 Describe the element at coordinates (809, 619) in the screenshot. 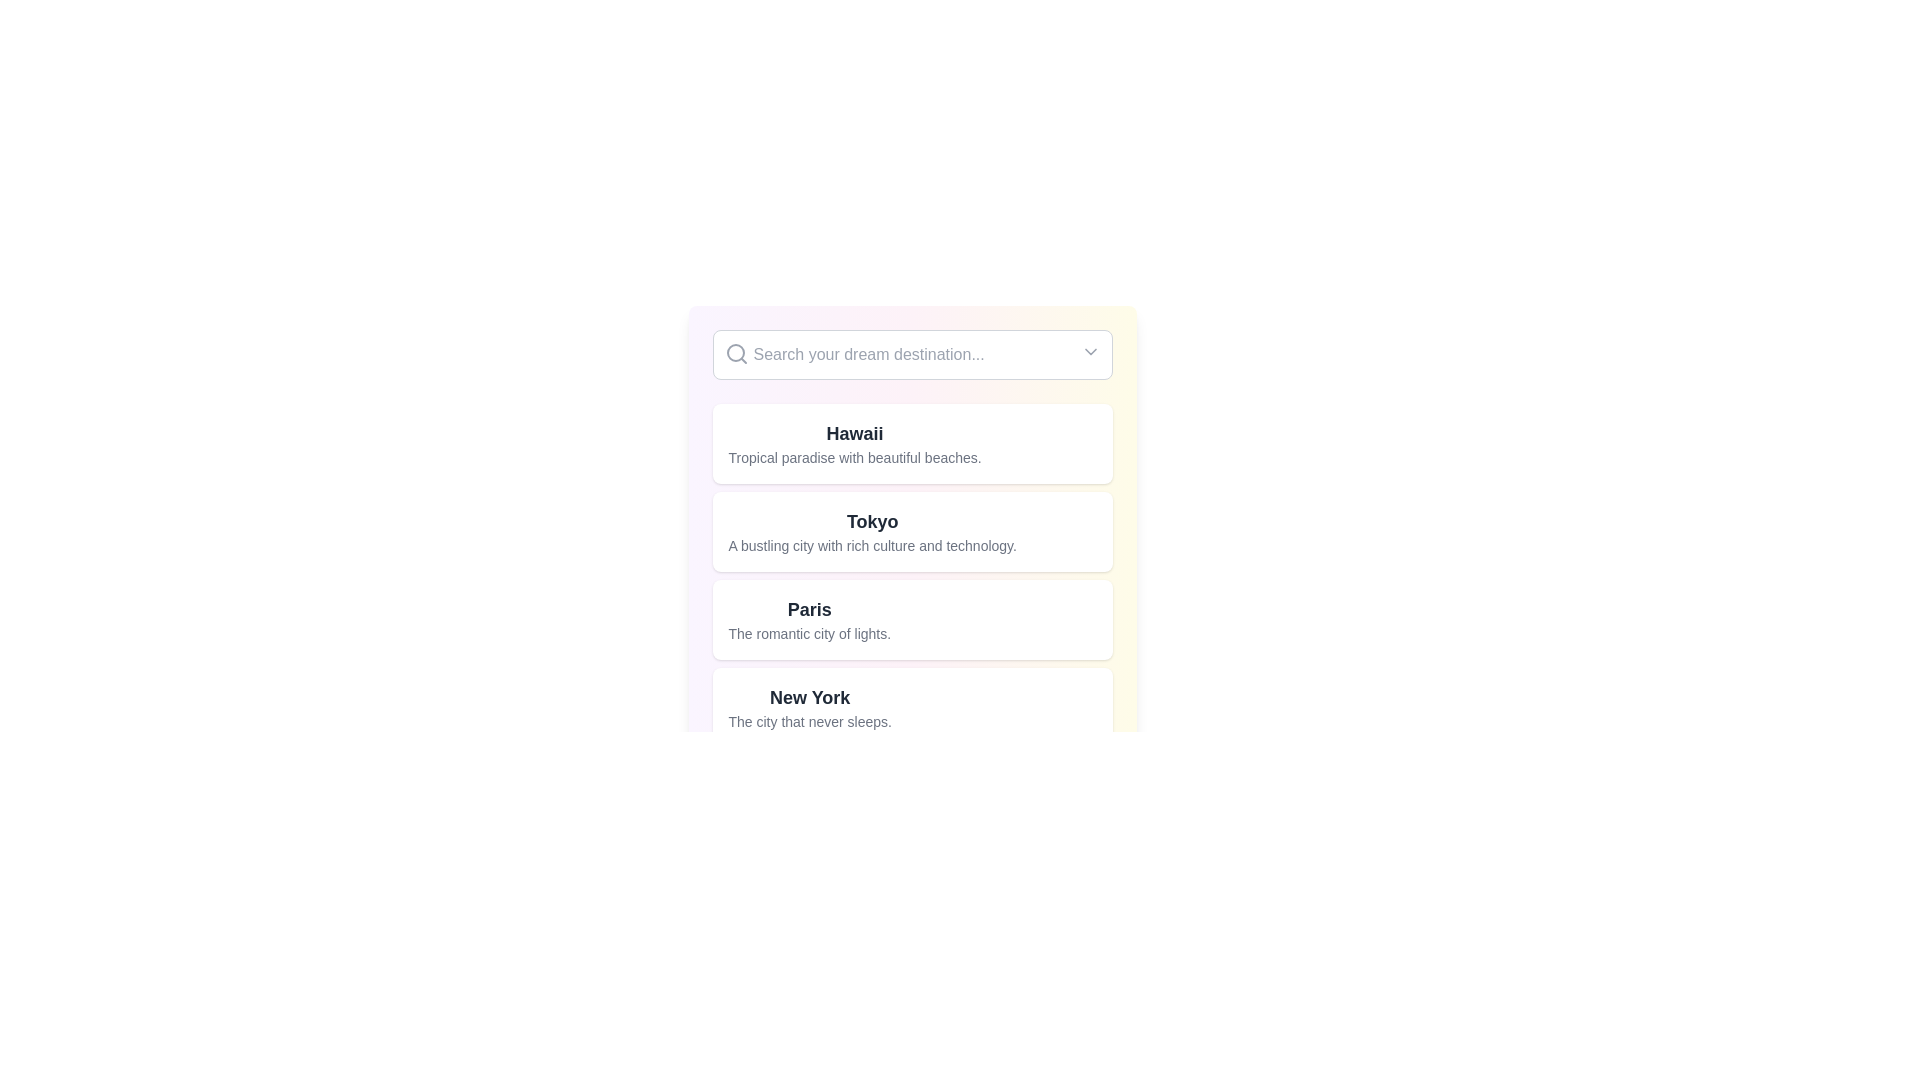

I see `the informational item displaying 'Paris' which has a bold title and a subtitle about the city, located as the third card in the vertical list of destinations` at that location.